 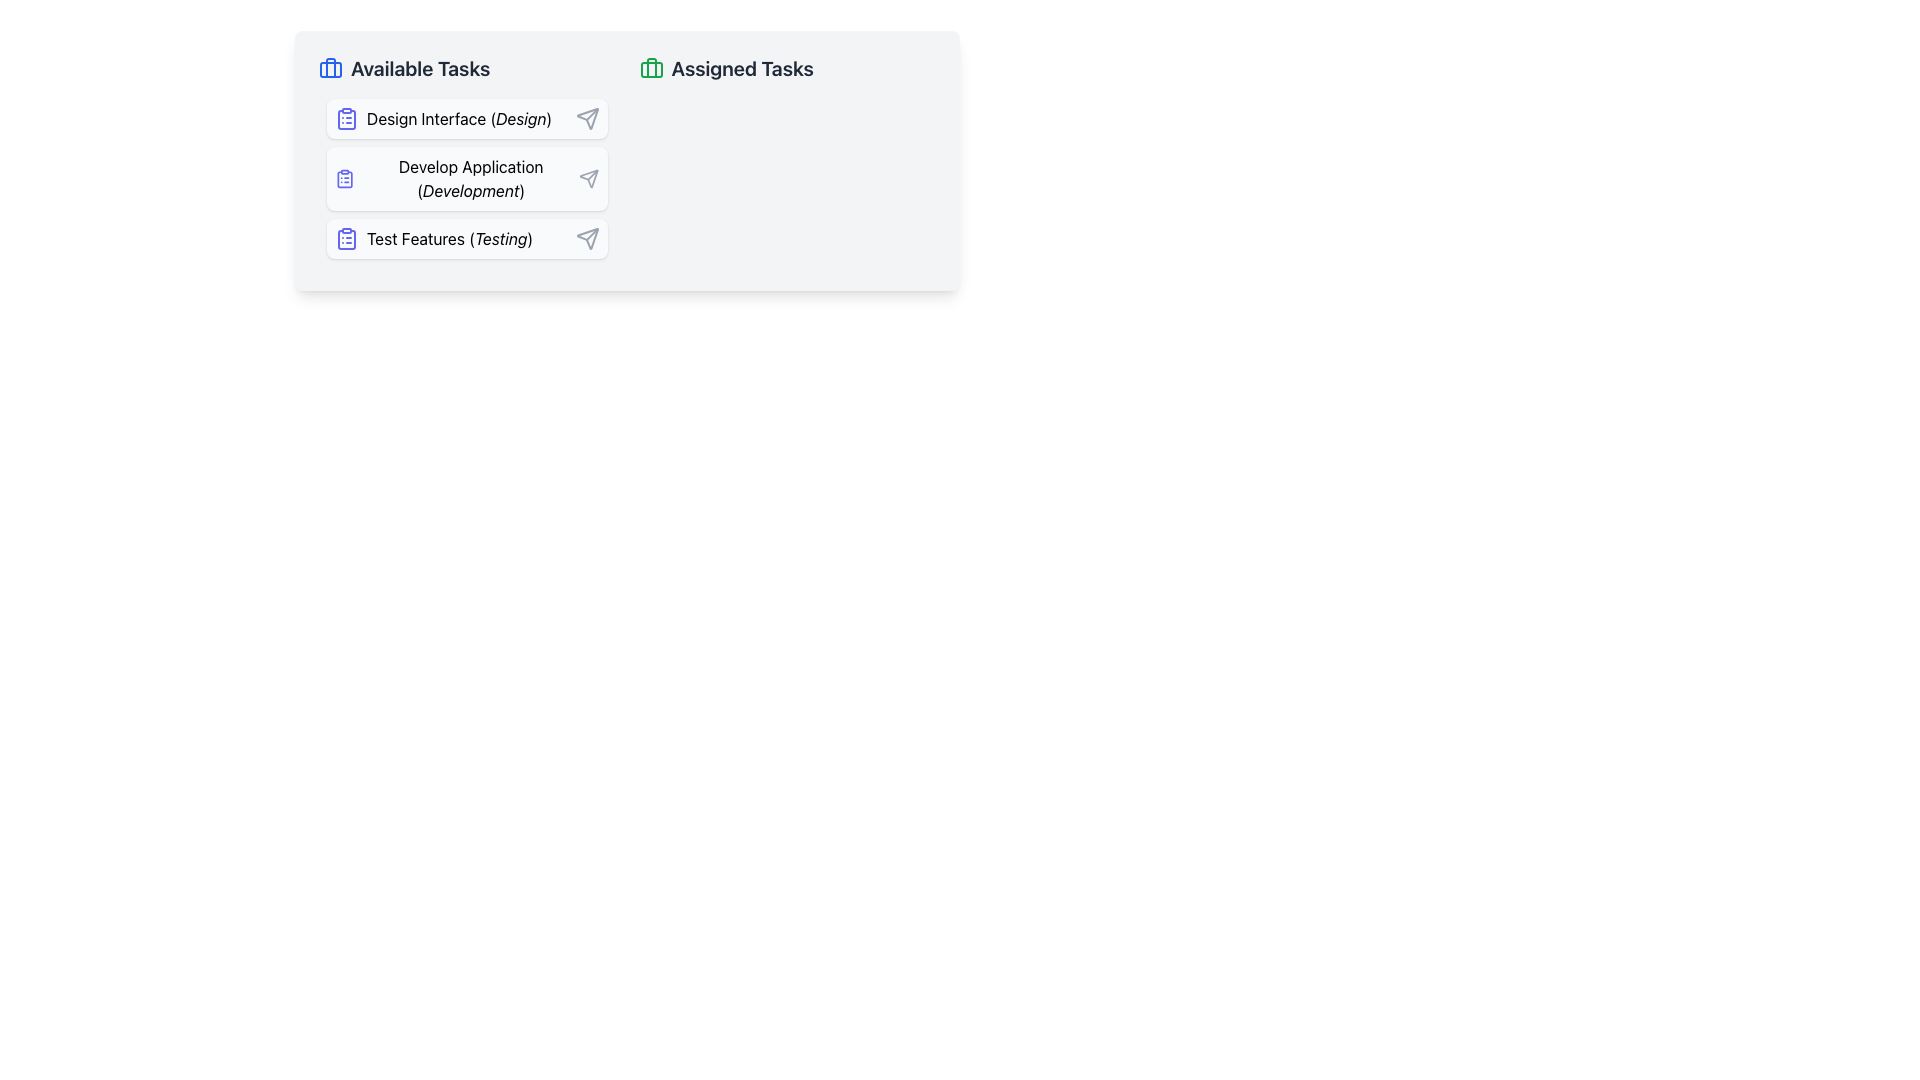 What do you see at coordinates (345, 177) in the screenshot?
I see `the clipboard icon representing tasks located under the 'Available Tasks' section, positioned to the left of 'Develop Application (Development)'` at bounding box center [345, 177].